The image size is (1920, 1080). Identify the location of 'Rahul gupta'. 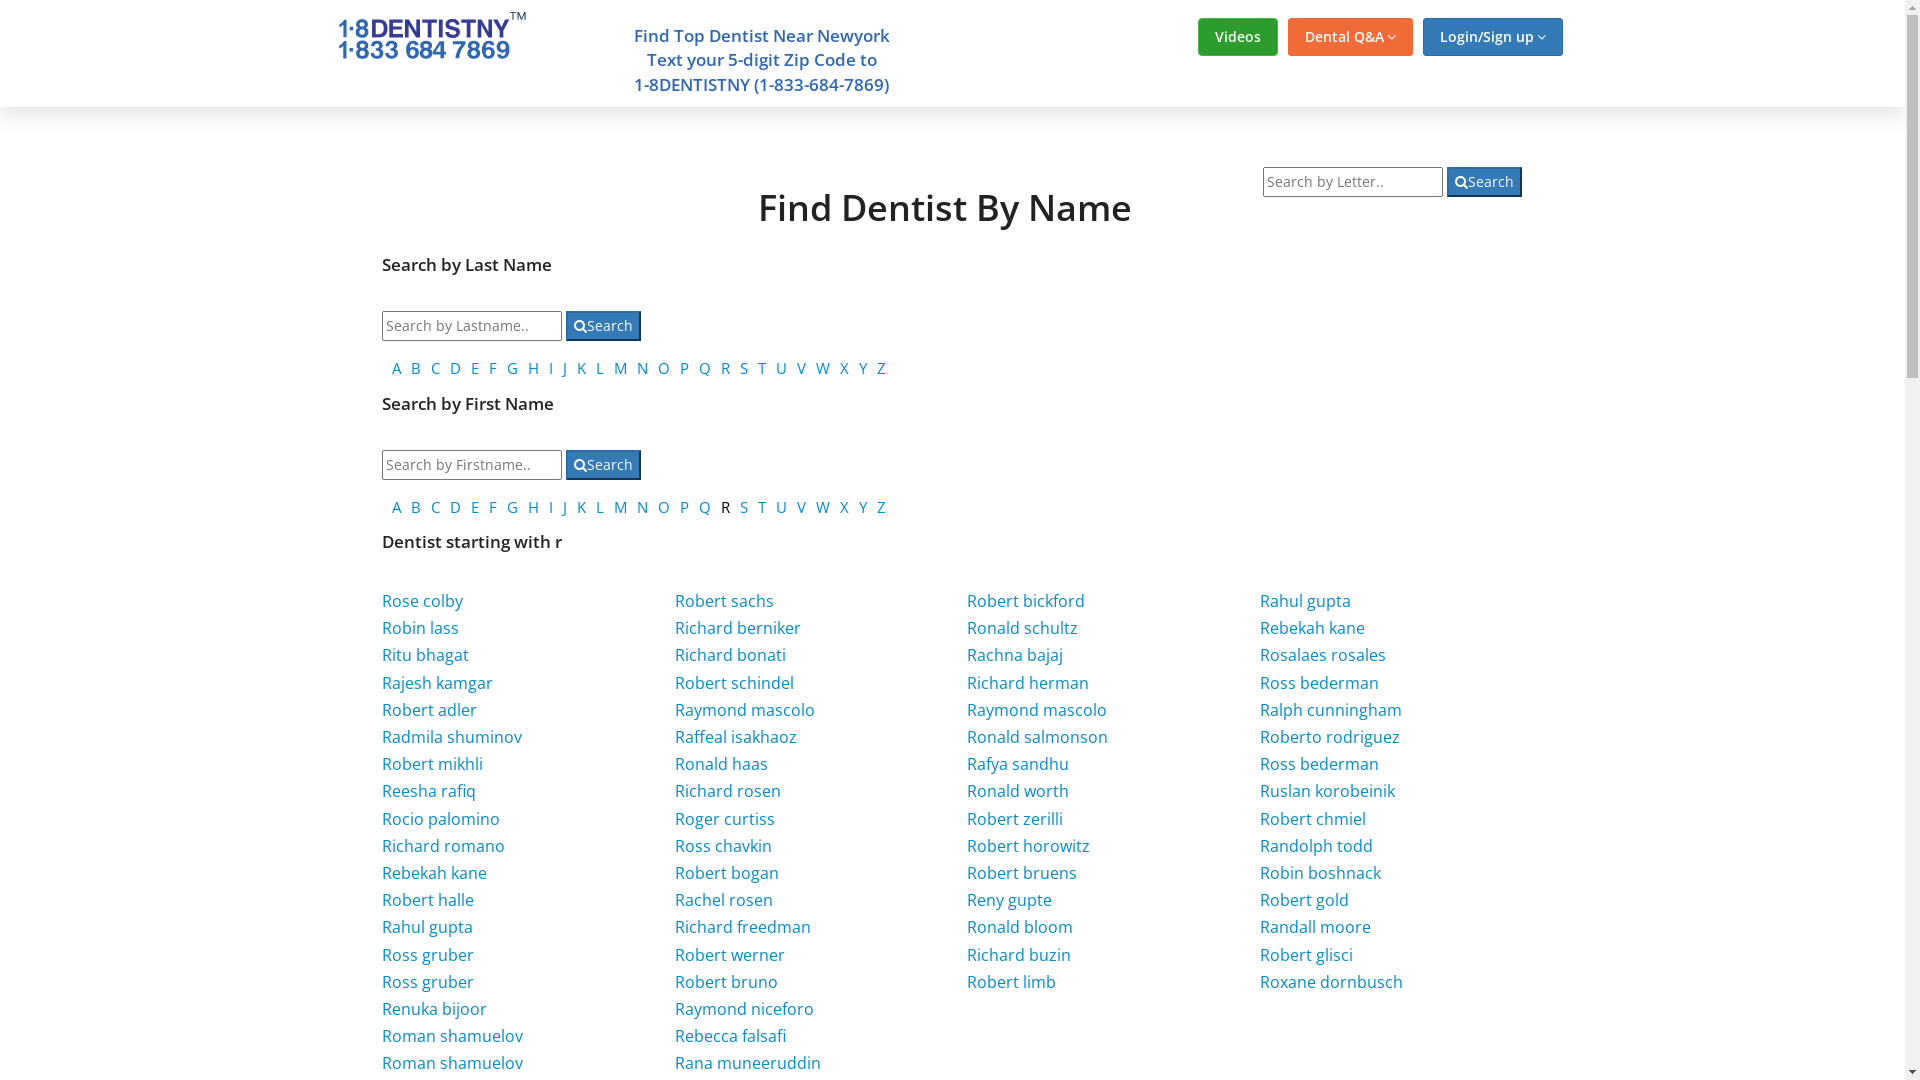
(1305, 600).